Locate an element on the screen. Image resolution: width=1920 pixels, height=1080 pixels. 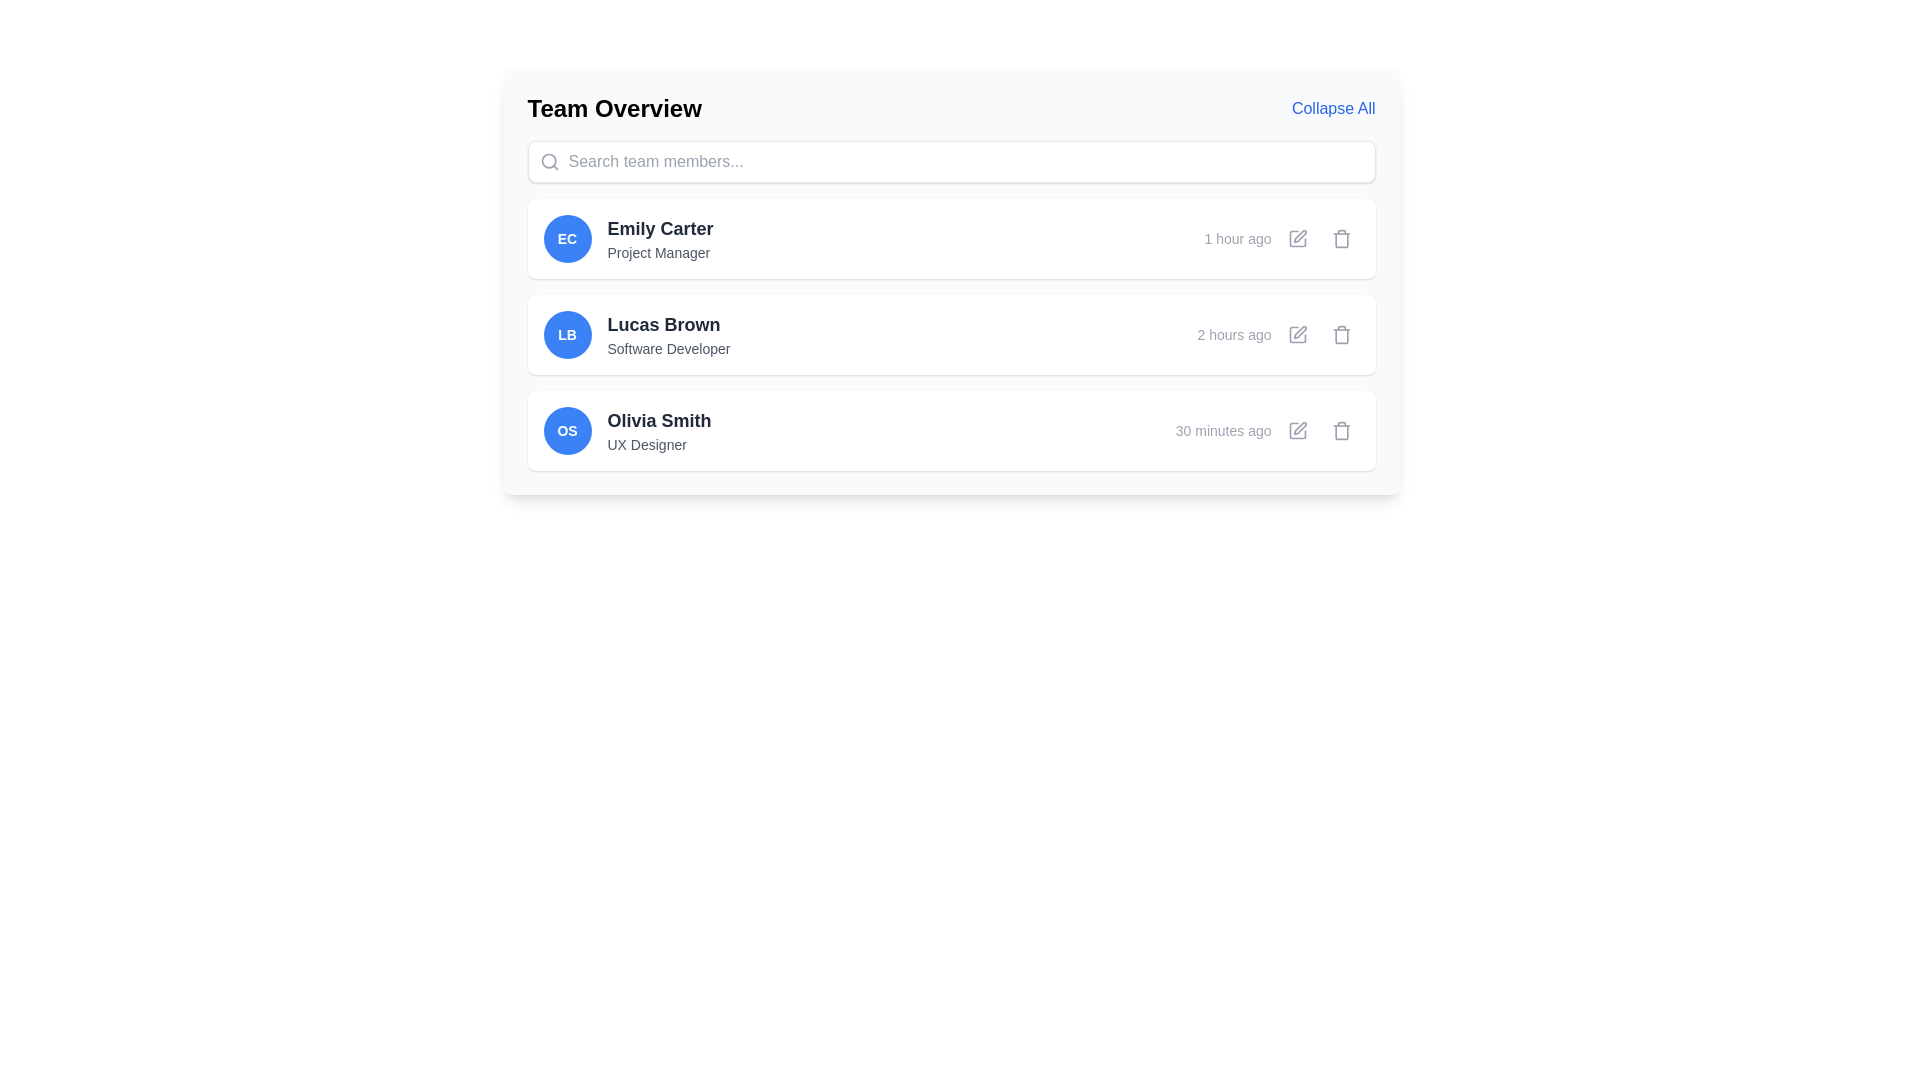
the delete button icon located in the second row of the list for user 'Lucas Brown' is located at coordinates (1341, 334).